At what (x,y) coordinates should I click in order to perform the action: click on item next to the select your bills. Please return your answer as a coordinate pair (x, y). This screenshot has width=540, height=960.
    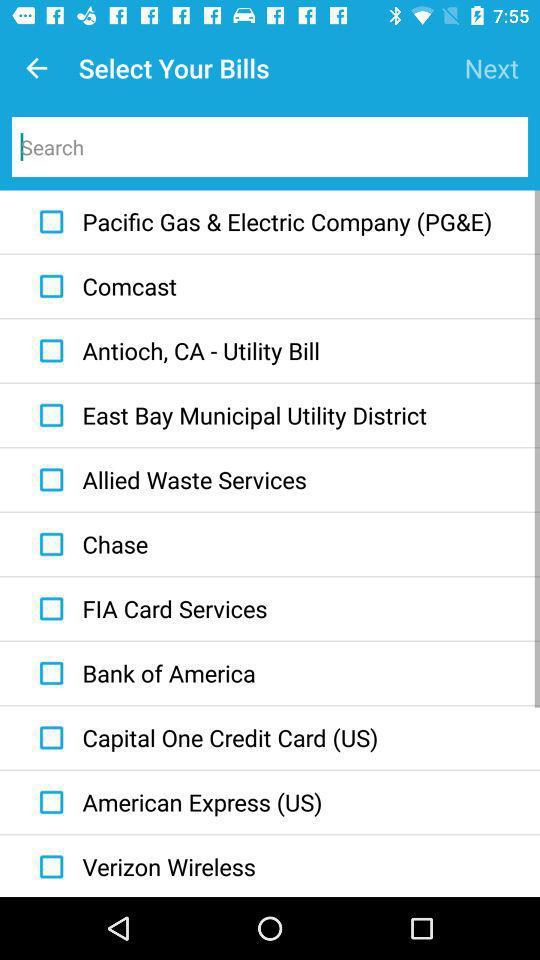
    Looking at the image, I should click on (490, 68).